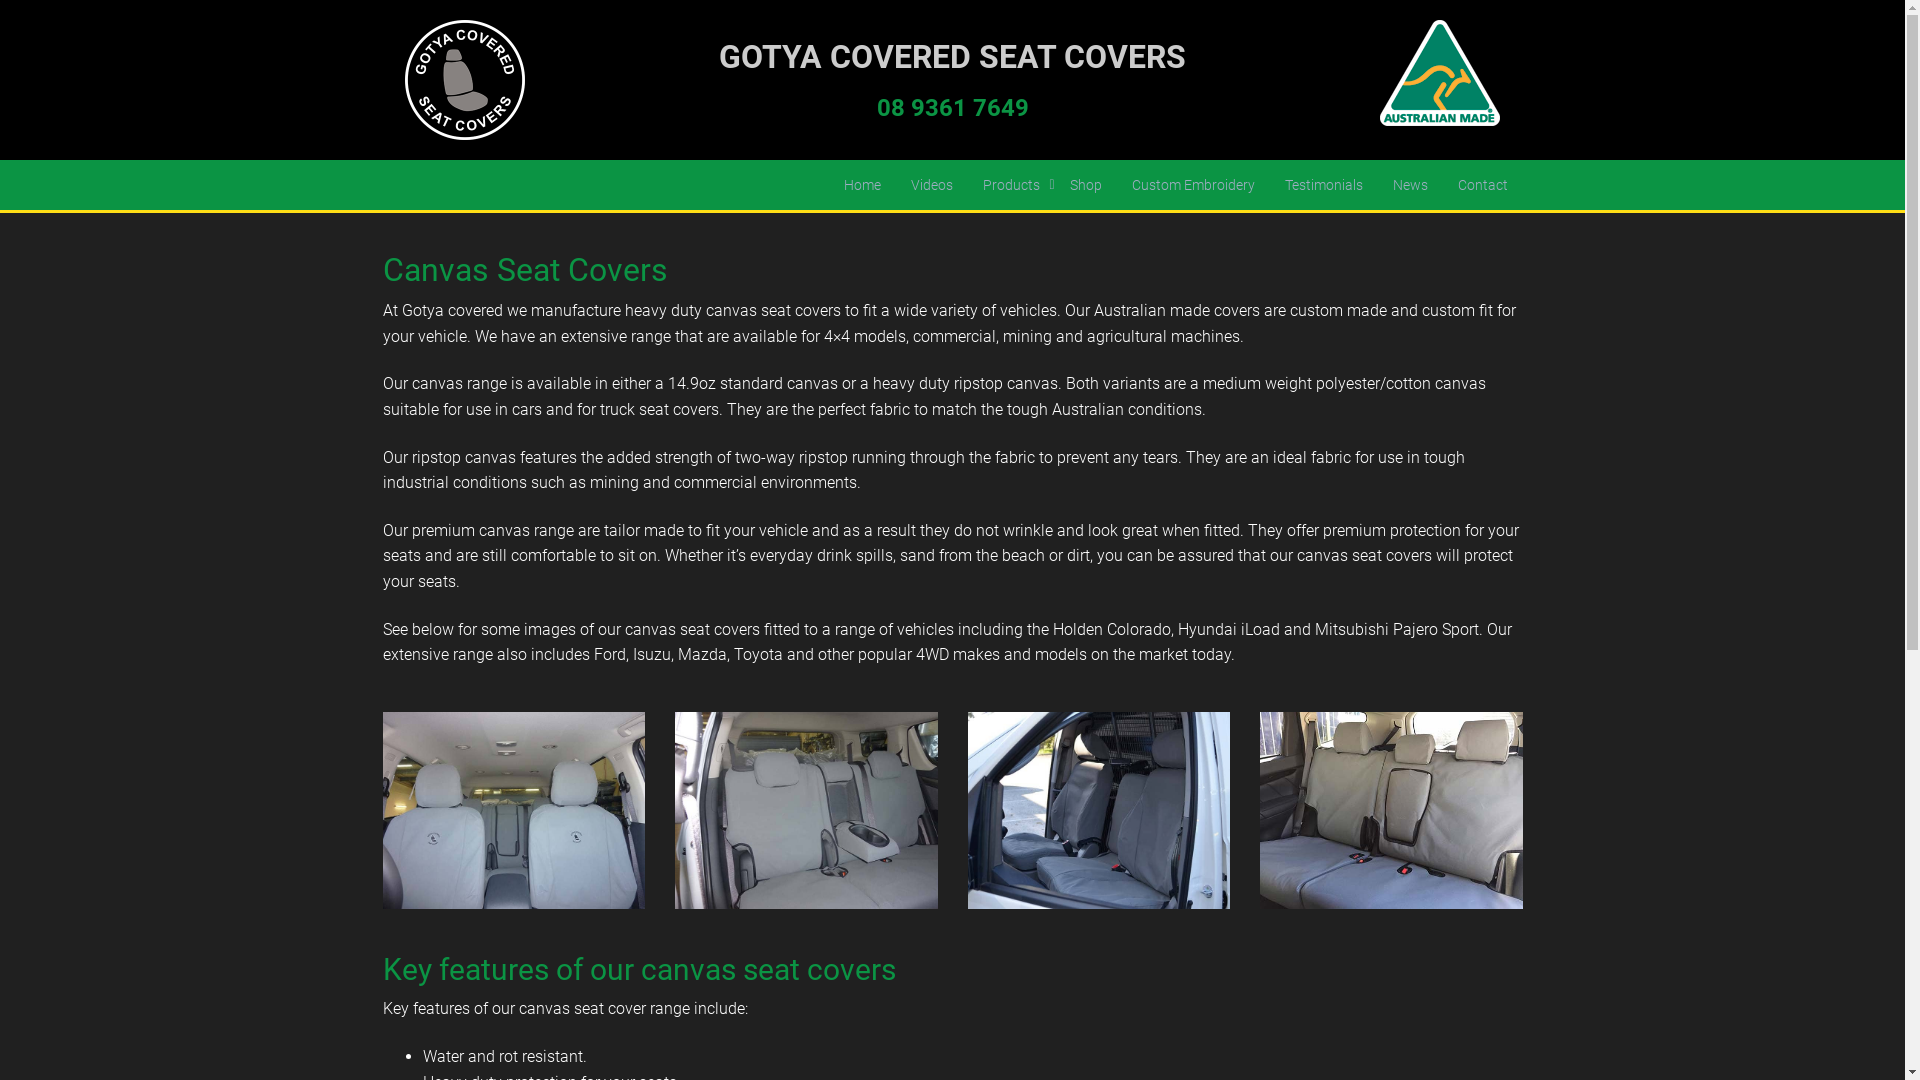 Image resolution: width=1920 pixels, height=1080 pixels. I want to click on 'Videos', so click(930, 185).